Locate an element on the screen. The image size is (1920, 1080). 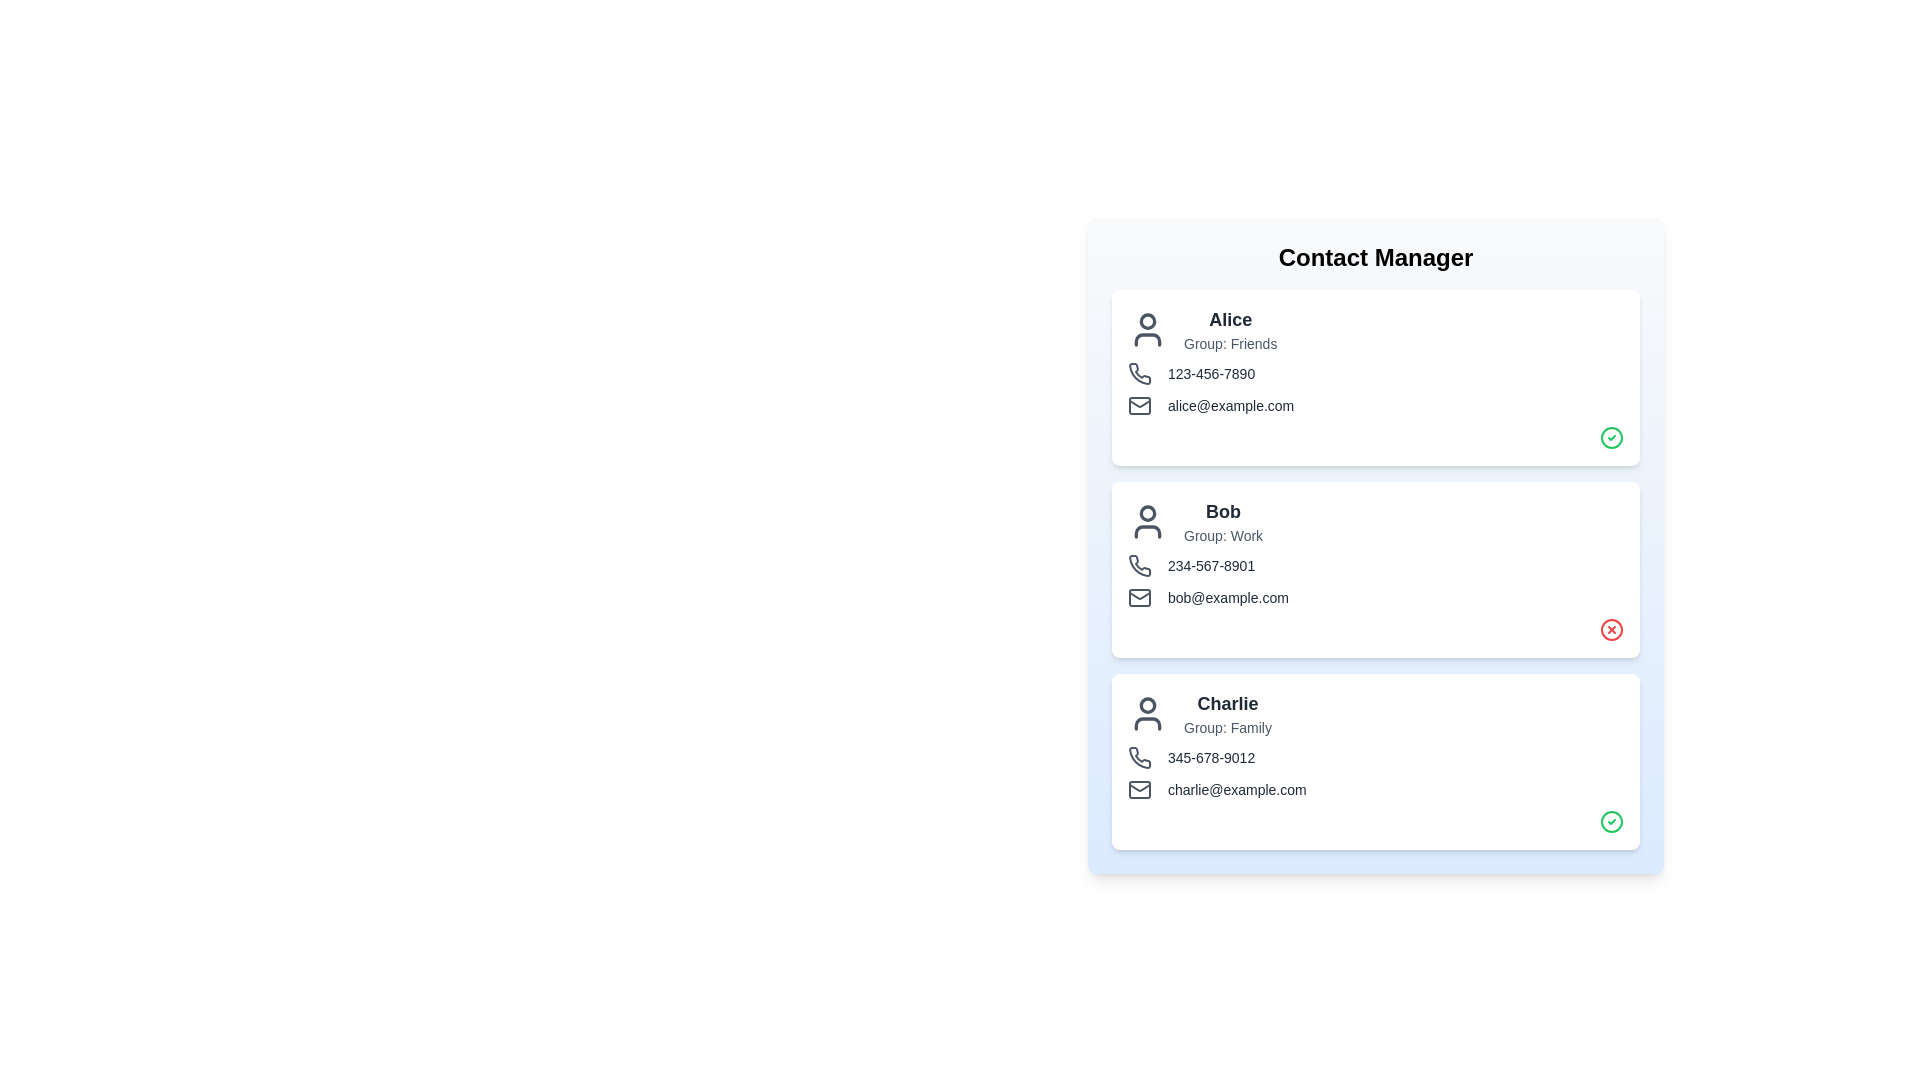
the verification icon for Charlie is located at coordinates (1612, 821).